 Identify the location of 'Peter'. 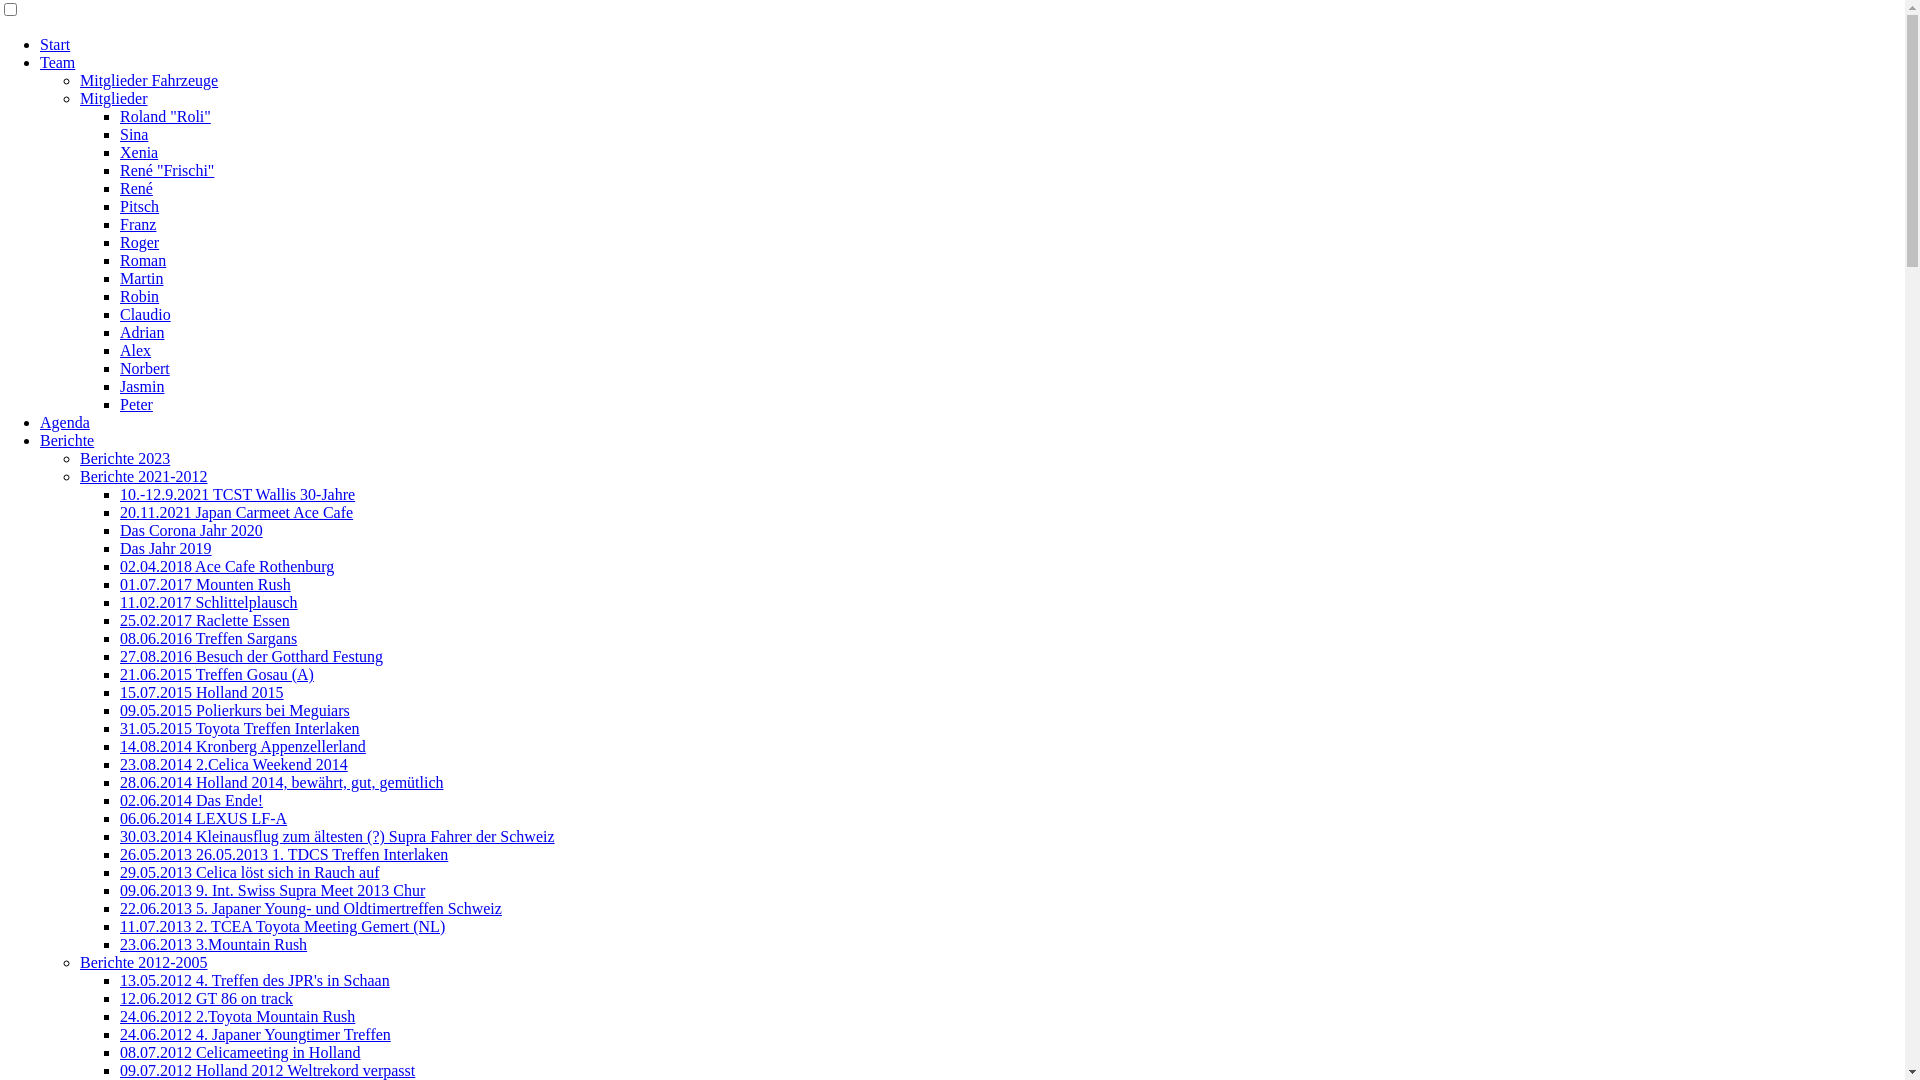
(135, 404).